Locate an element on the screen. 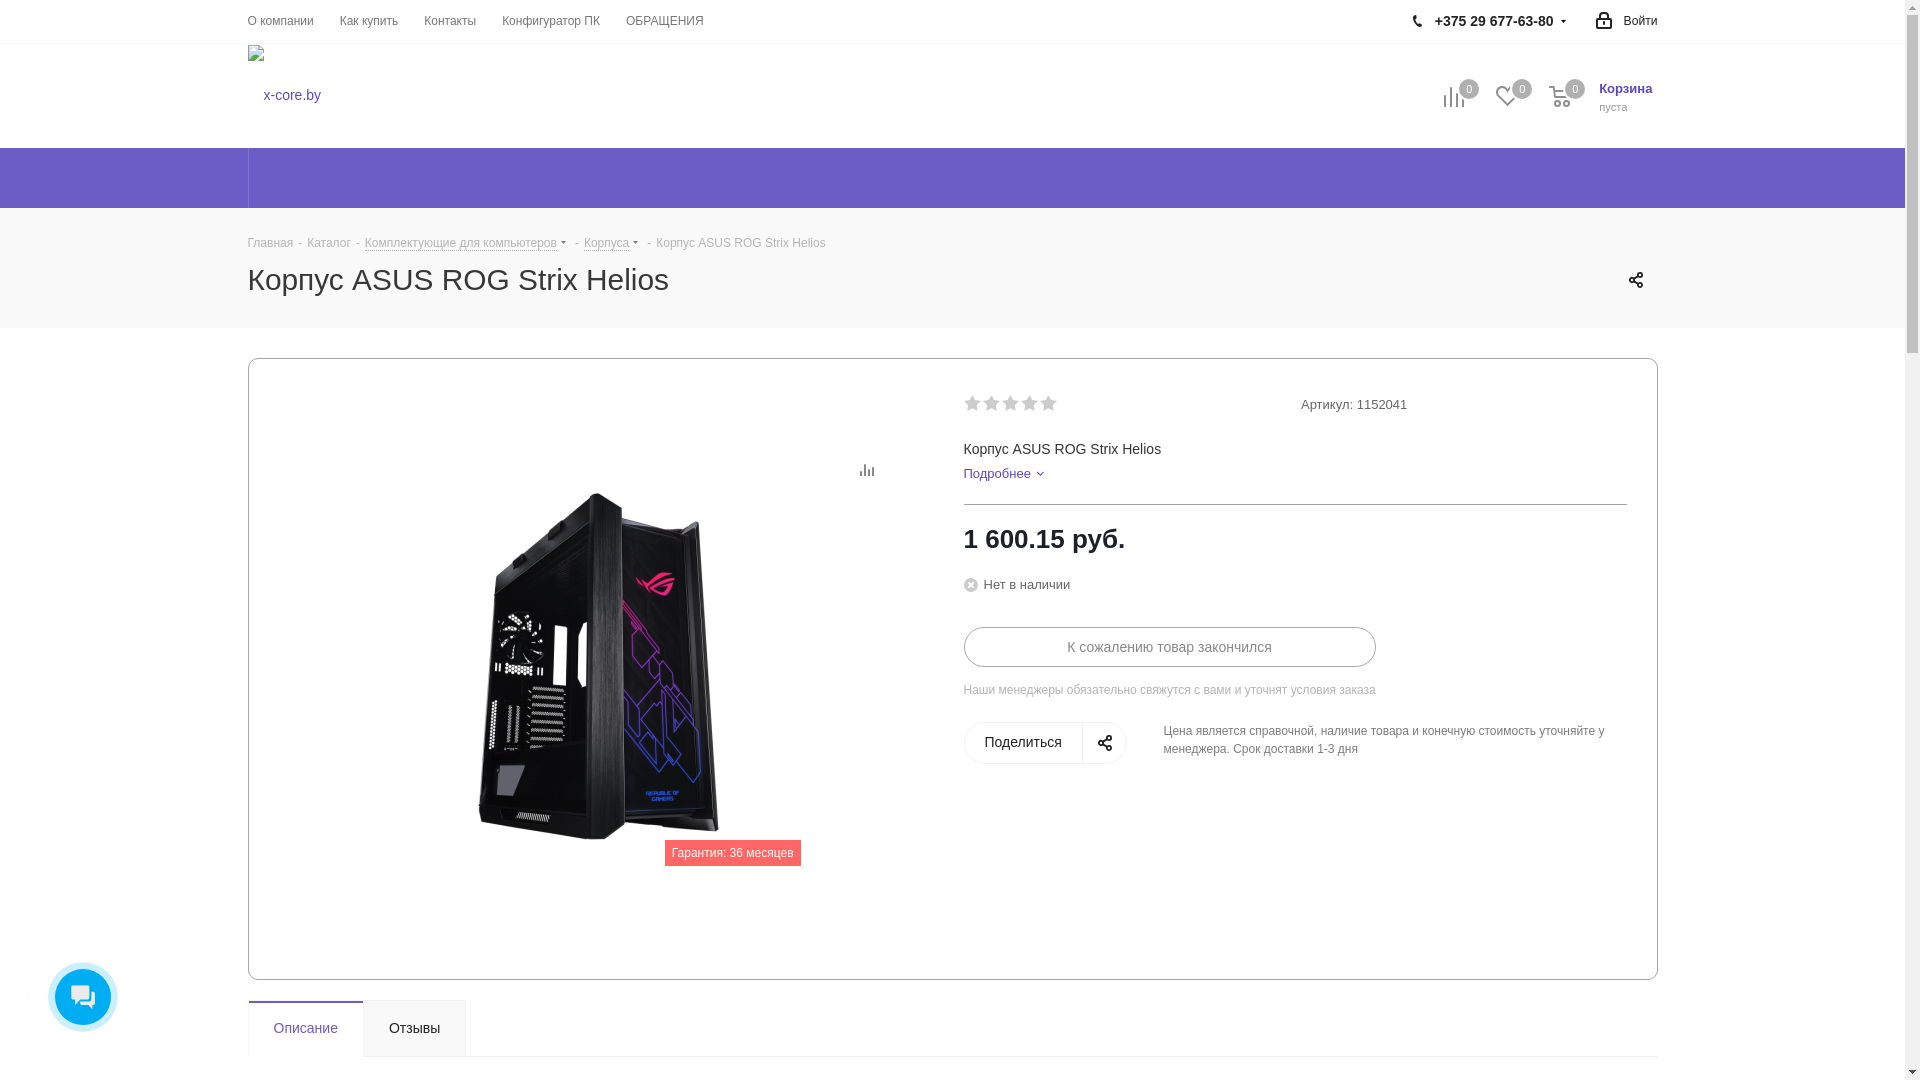 The image size is (1920, 1080). '1' is located at coordinates (973, 404).